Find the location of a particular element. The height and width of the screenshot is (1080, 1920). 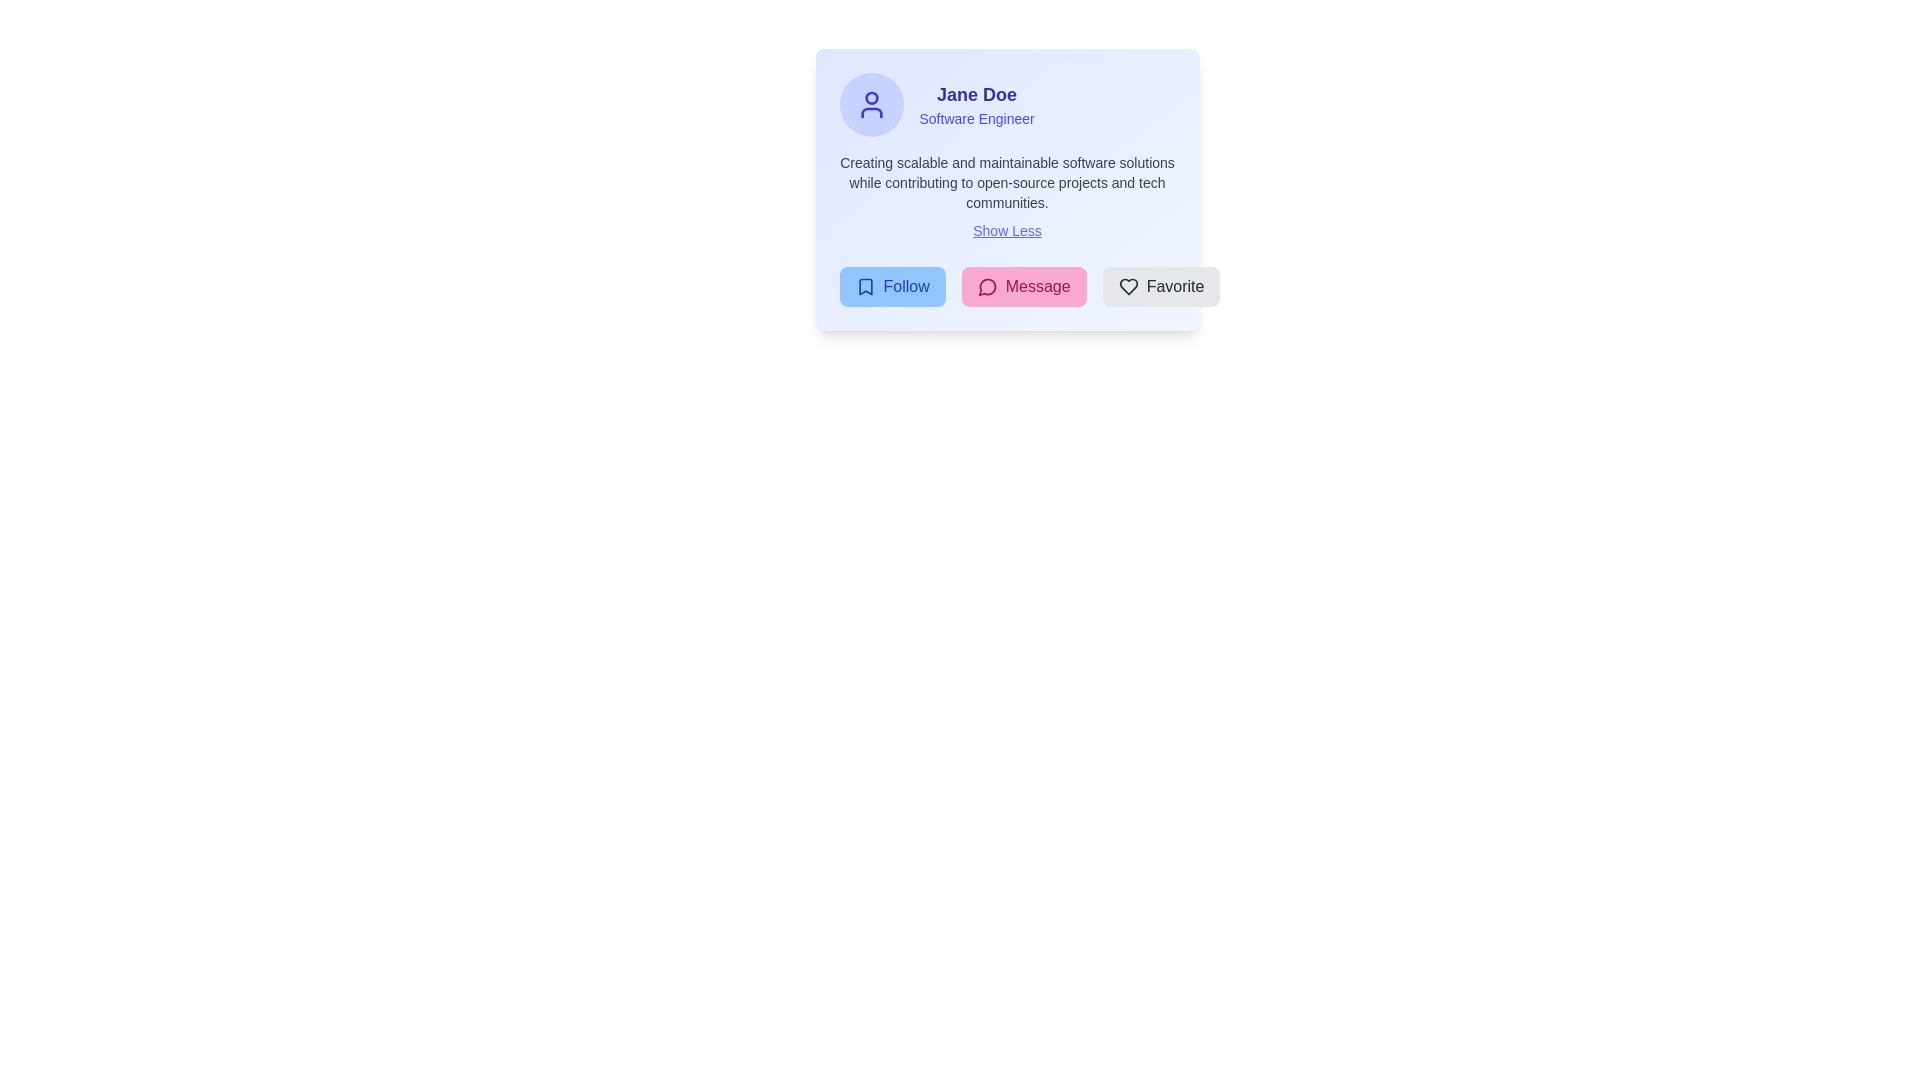

the text label displaying Jane Doe's job title, which is positioned directly beneath her name in the profile card is located at coordinates (977, 119).